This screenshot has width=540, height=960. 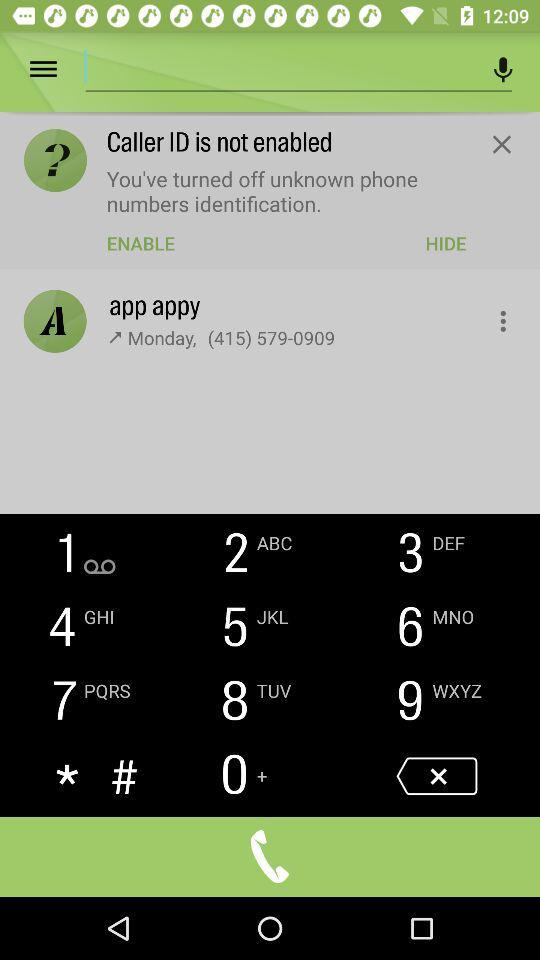 What do you see at coordinates (270, 855) in the screenshot?
I see `make a call` at bounding box center [270, 855].